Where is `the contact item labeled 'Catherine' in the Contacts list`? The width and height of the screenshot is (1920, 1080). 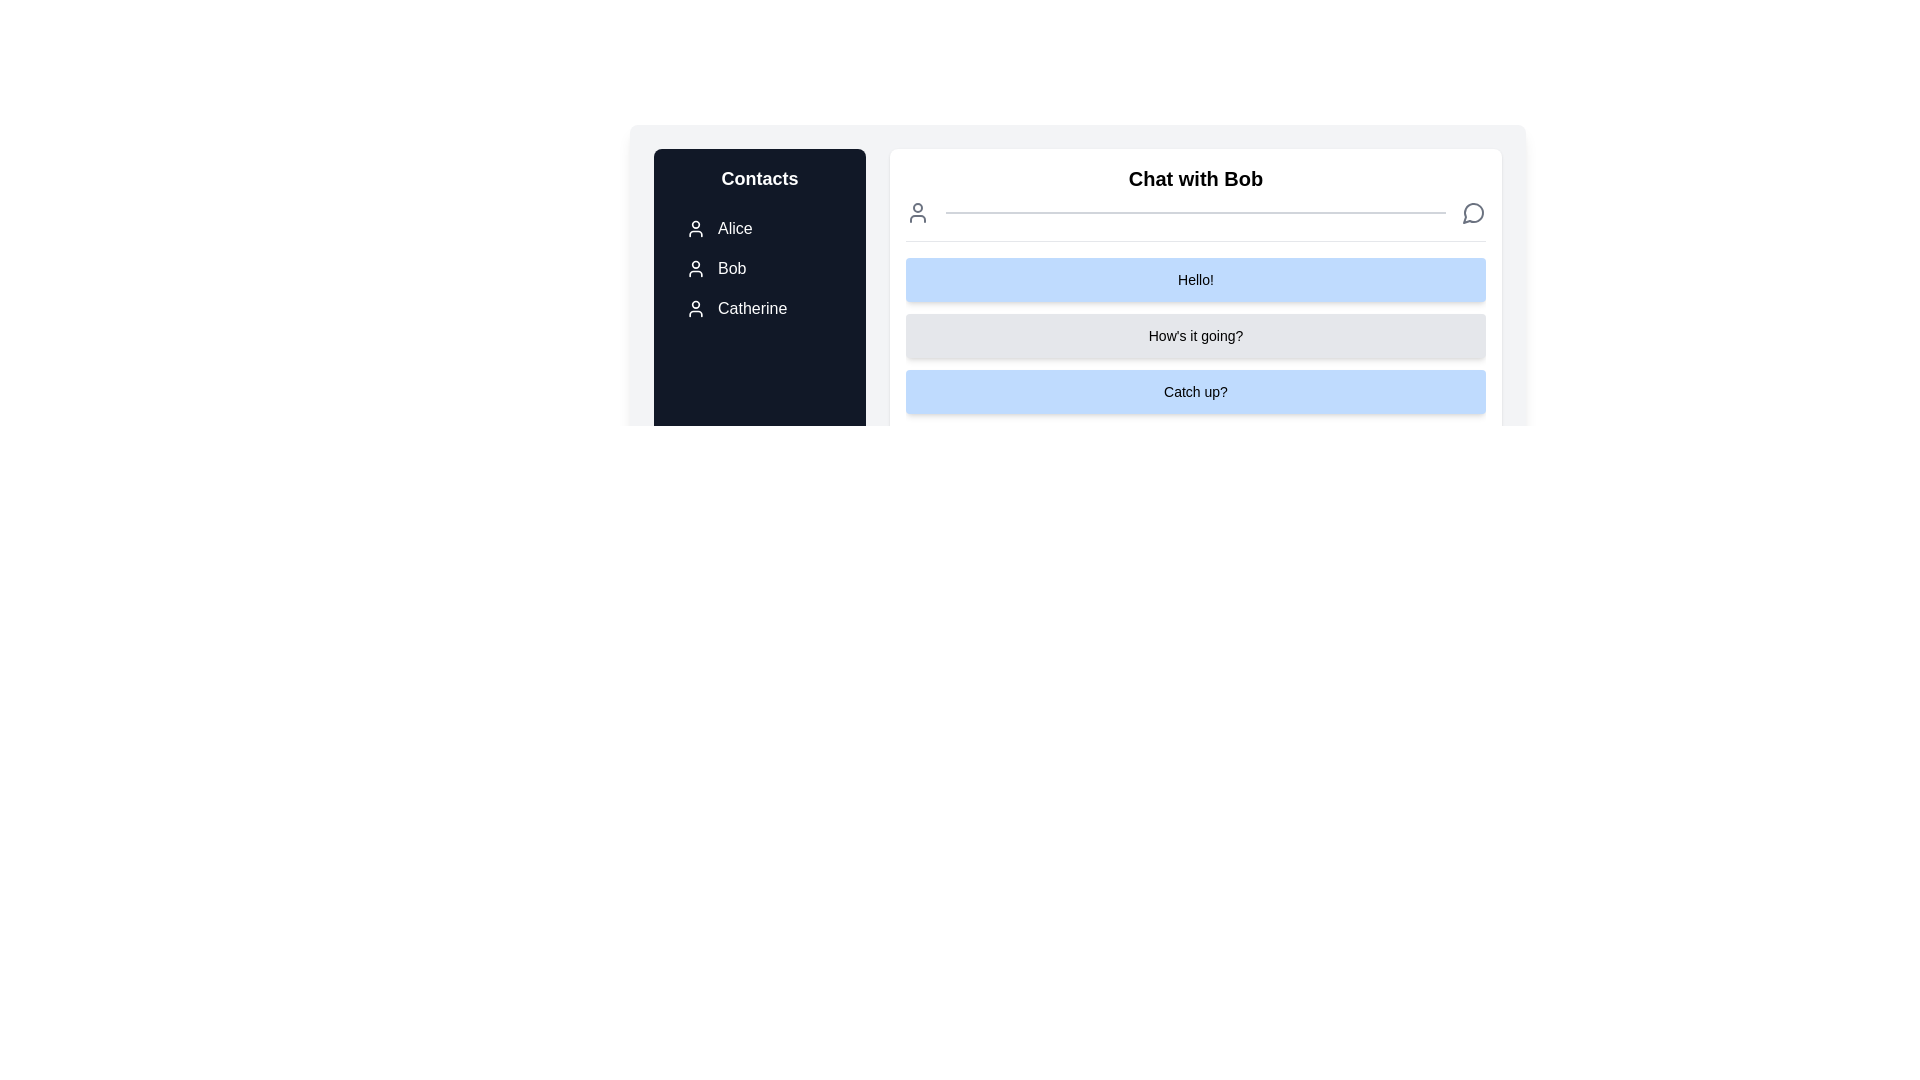 the contact item labeled 'Catherine' in the Contacts list is located at coordinates (758, 308).